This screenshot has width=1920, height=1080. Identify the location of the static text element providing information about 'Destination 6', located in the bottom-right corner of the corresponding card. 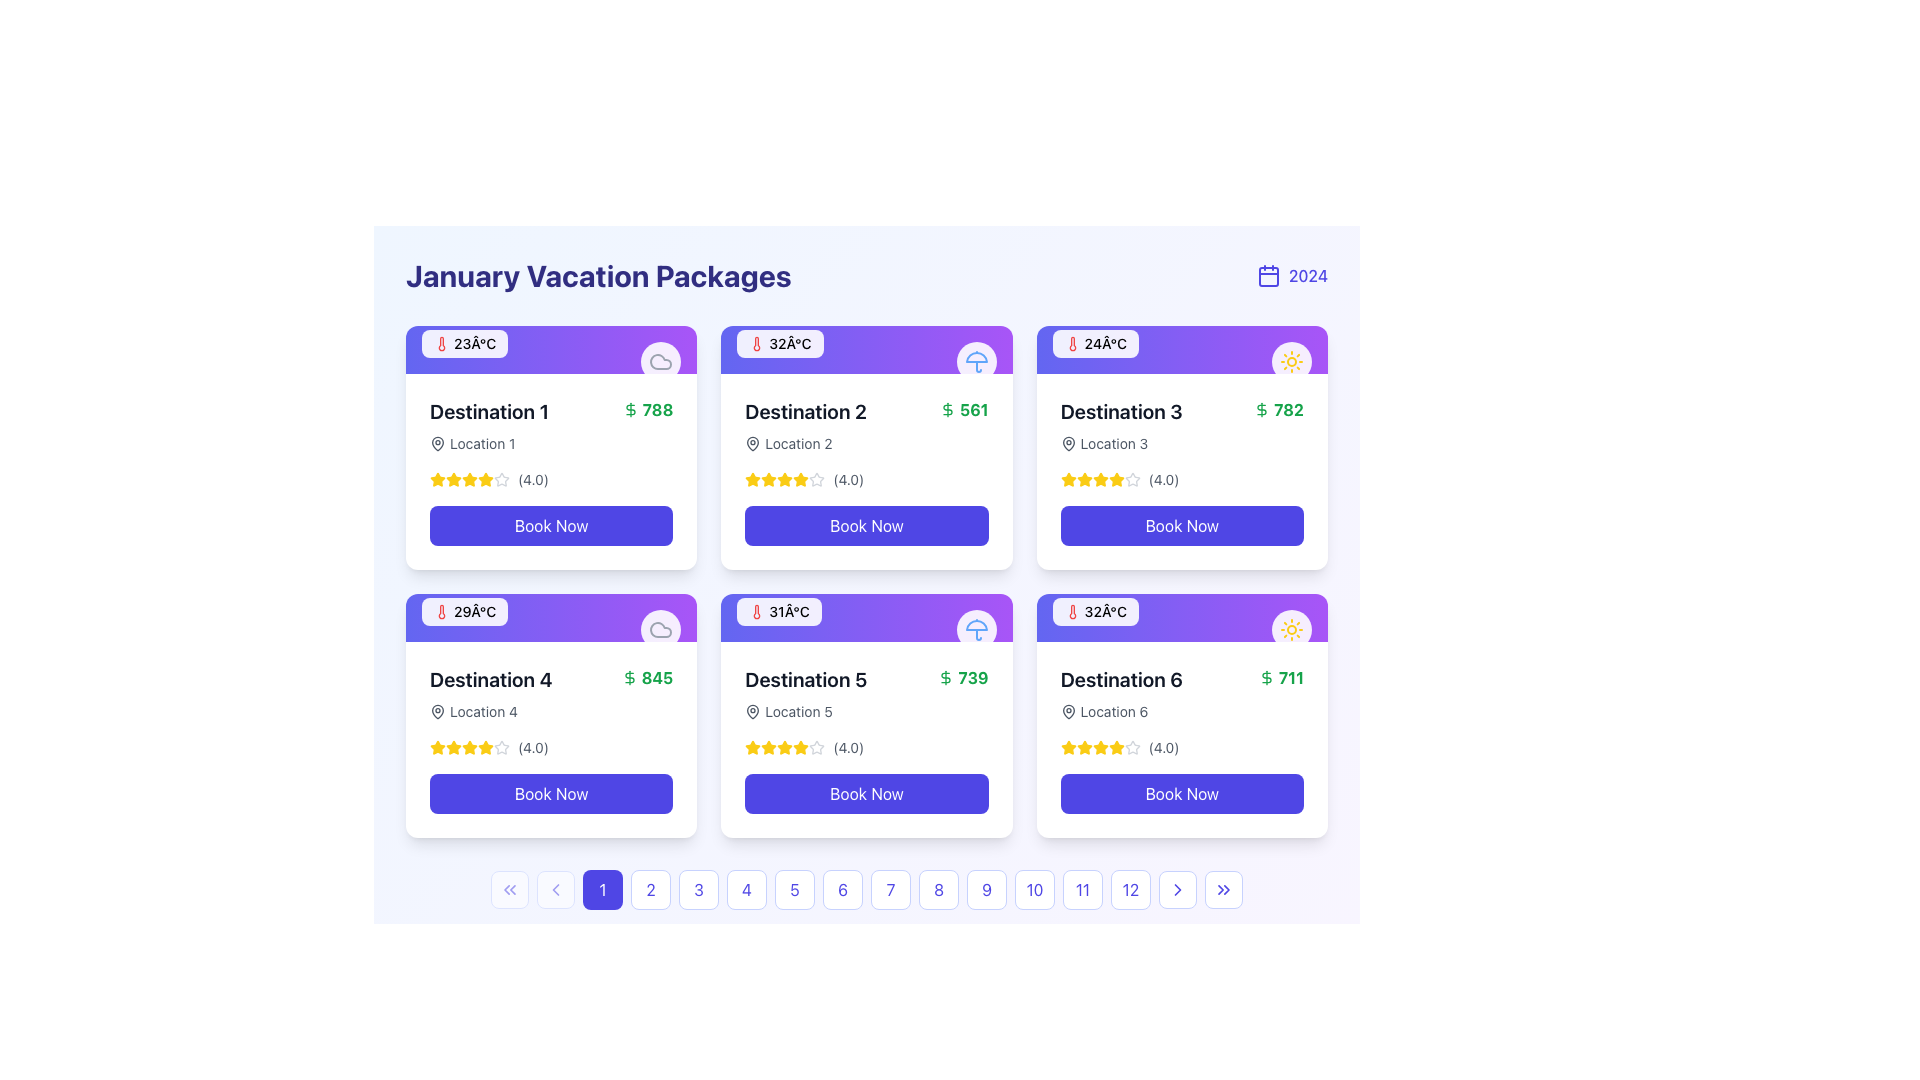
(1121, 711).